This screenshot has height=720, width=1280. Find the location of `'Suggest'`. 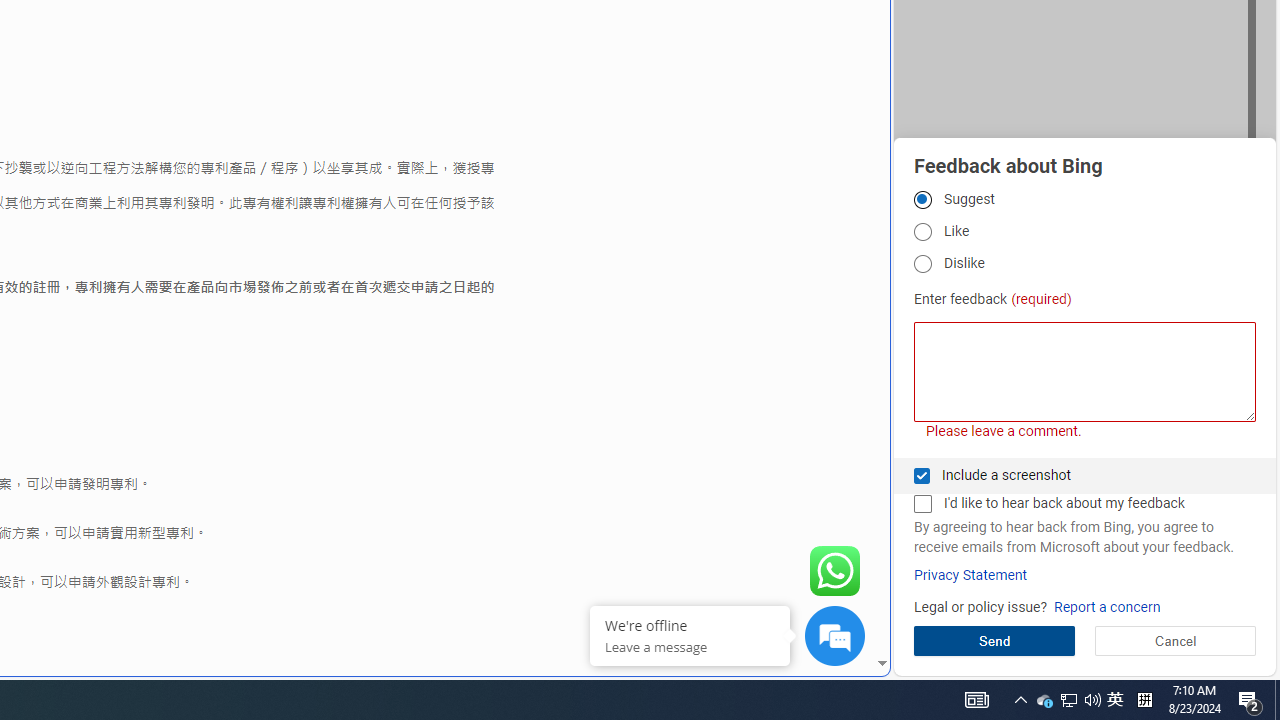

'Suggest' is located at coordinates (921, 199).